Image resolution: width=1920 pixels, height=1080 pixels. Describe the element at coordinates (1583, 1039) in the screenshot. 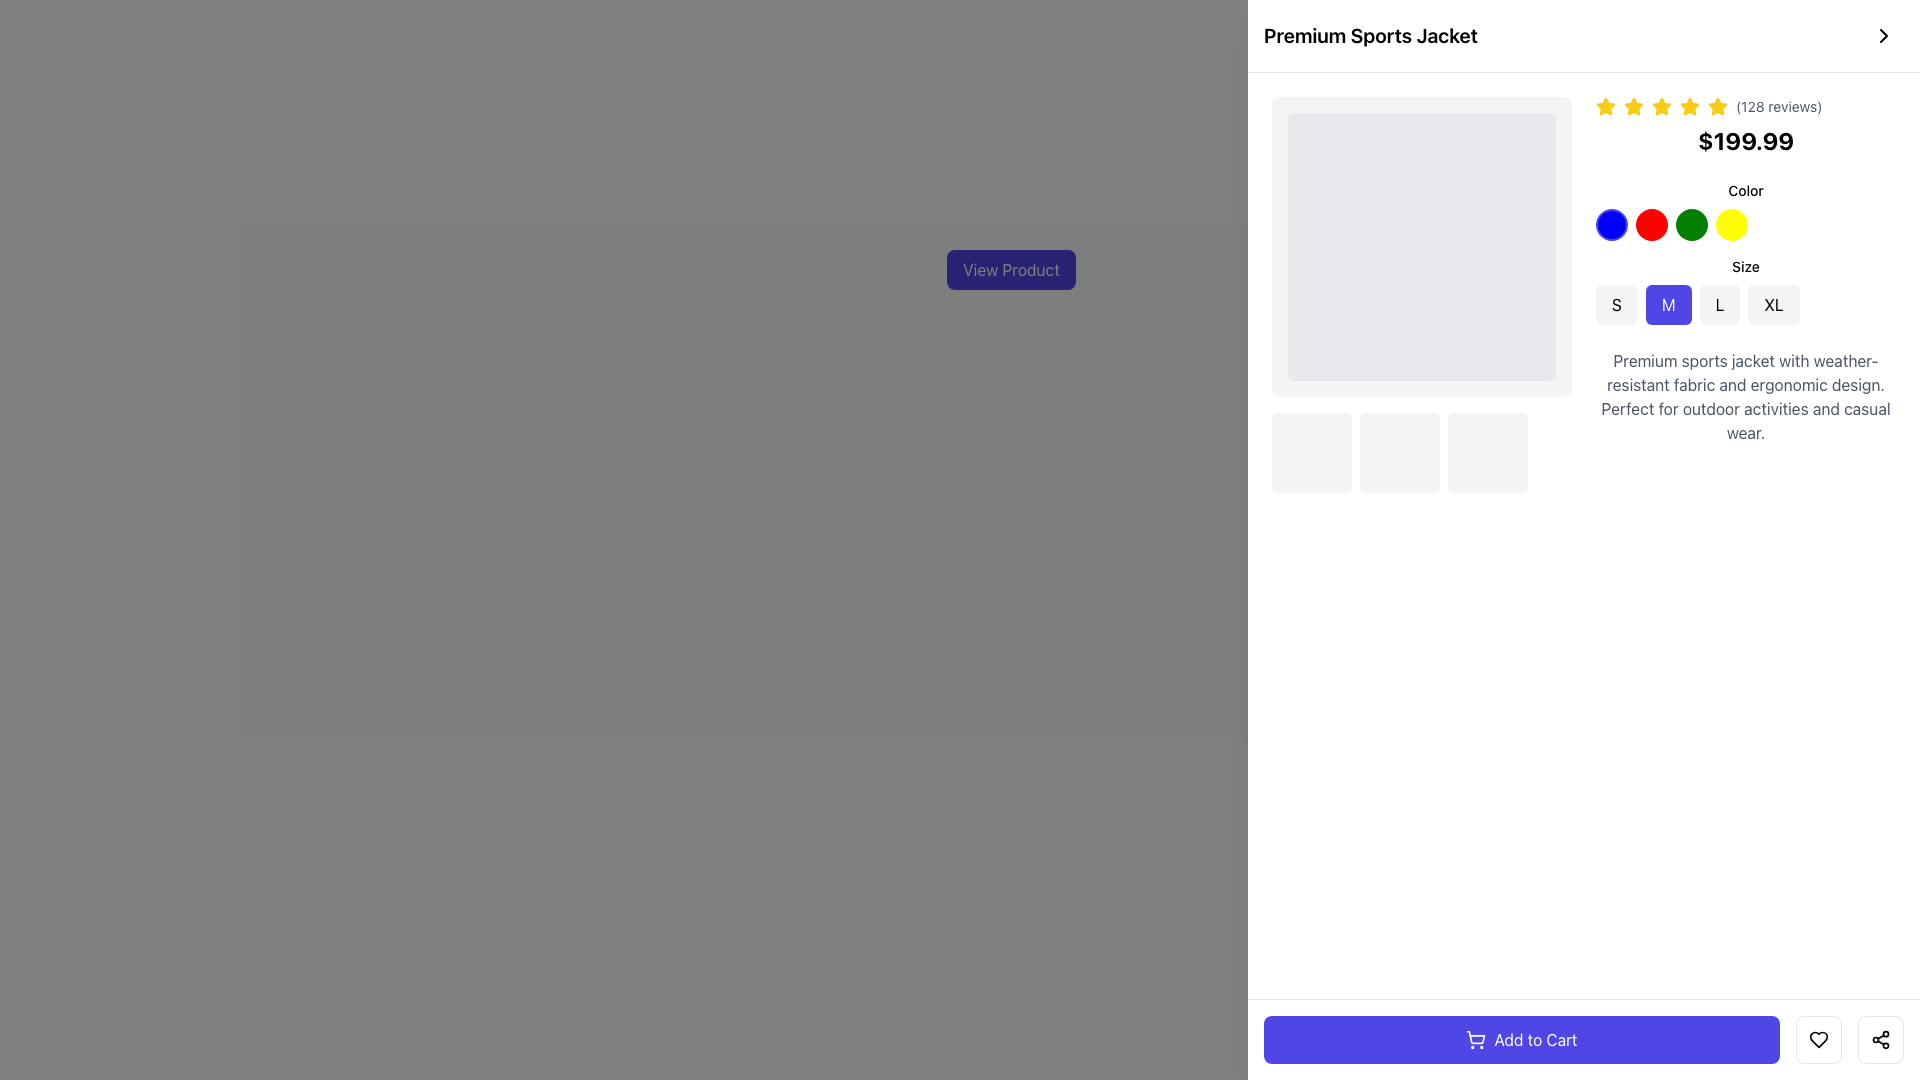

I see `the 'Add to Cart' button located at the bottom section of the interface, centered horizontally` at that location.